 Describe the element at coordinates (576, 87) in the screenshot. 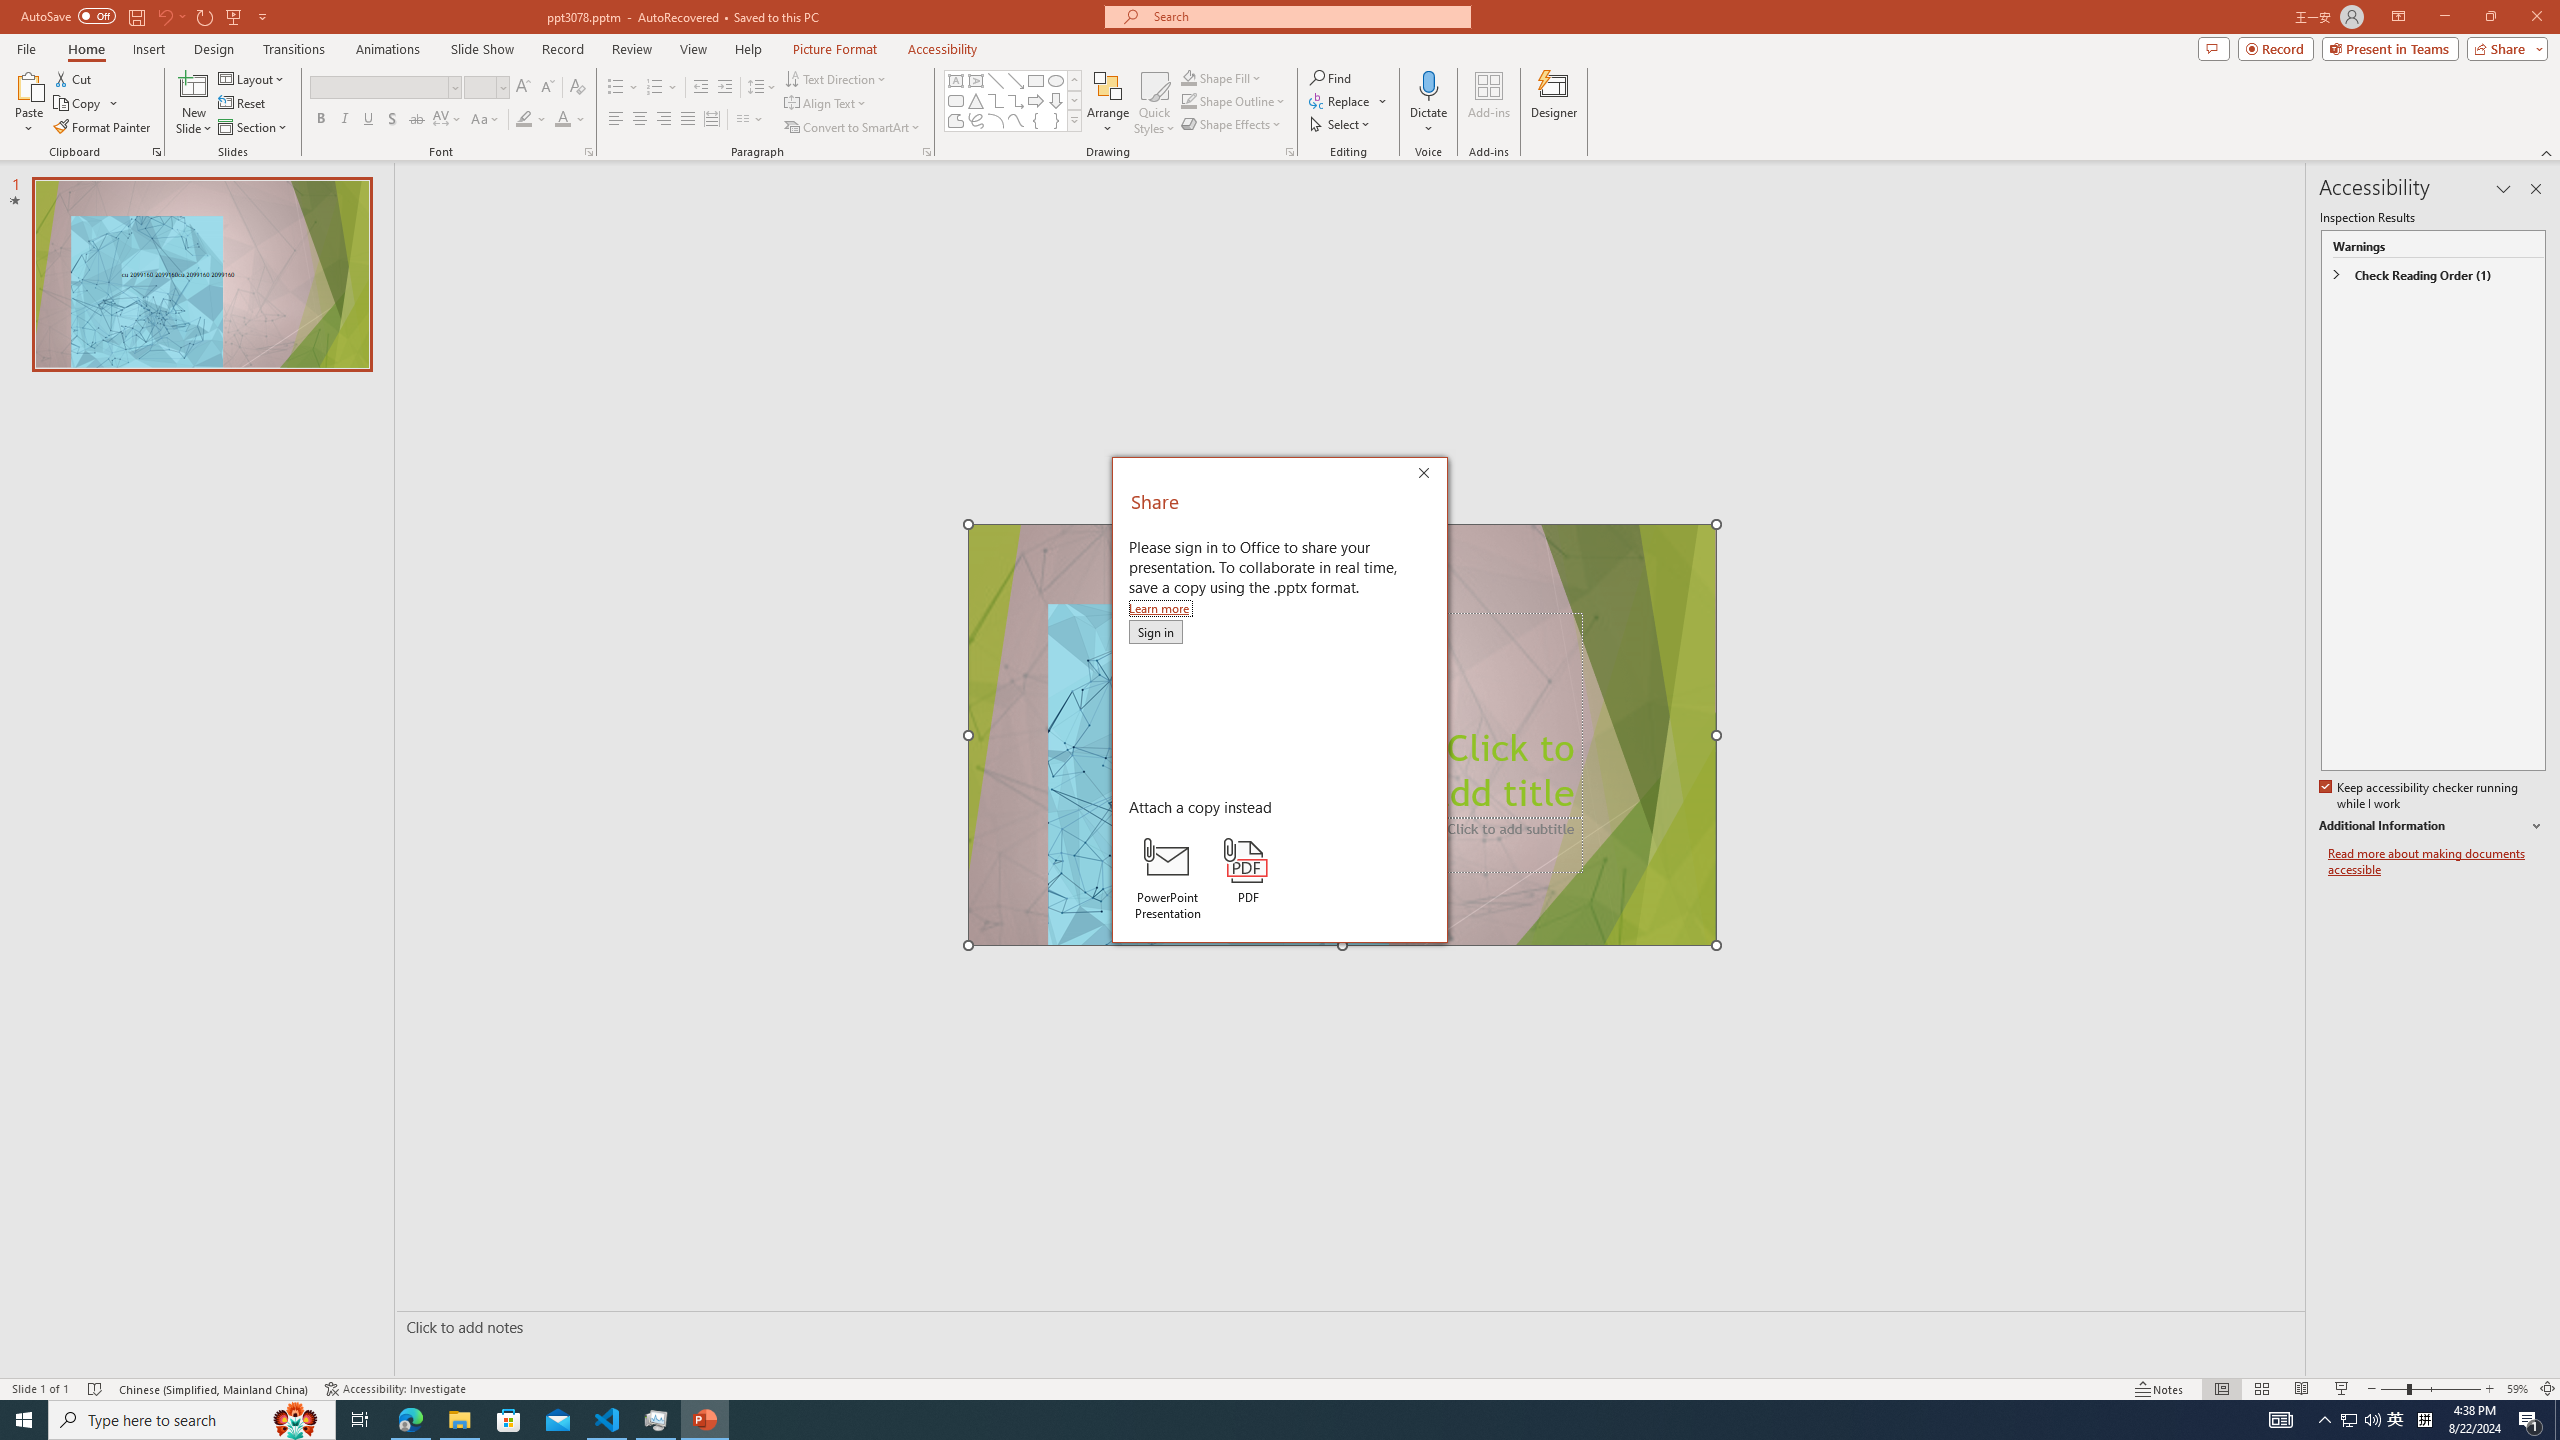

I see `'Clear Formatting'` at that location.